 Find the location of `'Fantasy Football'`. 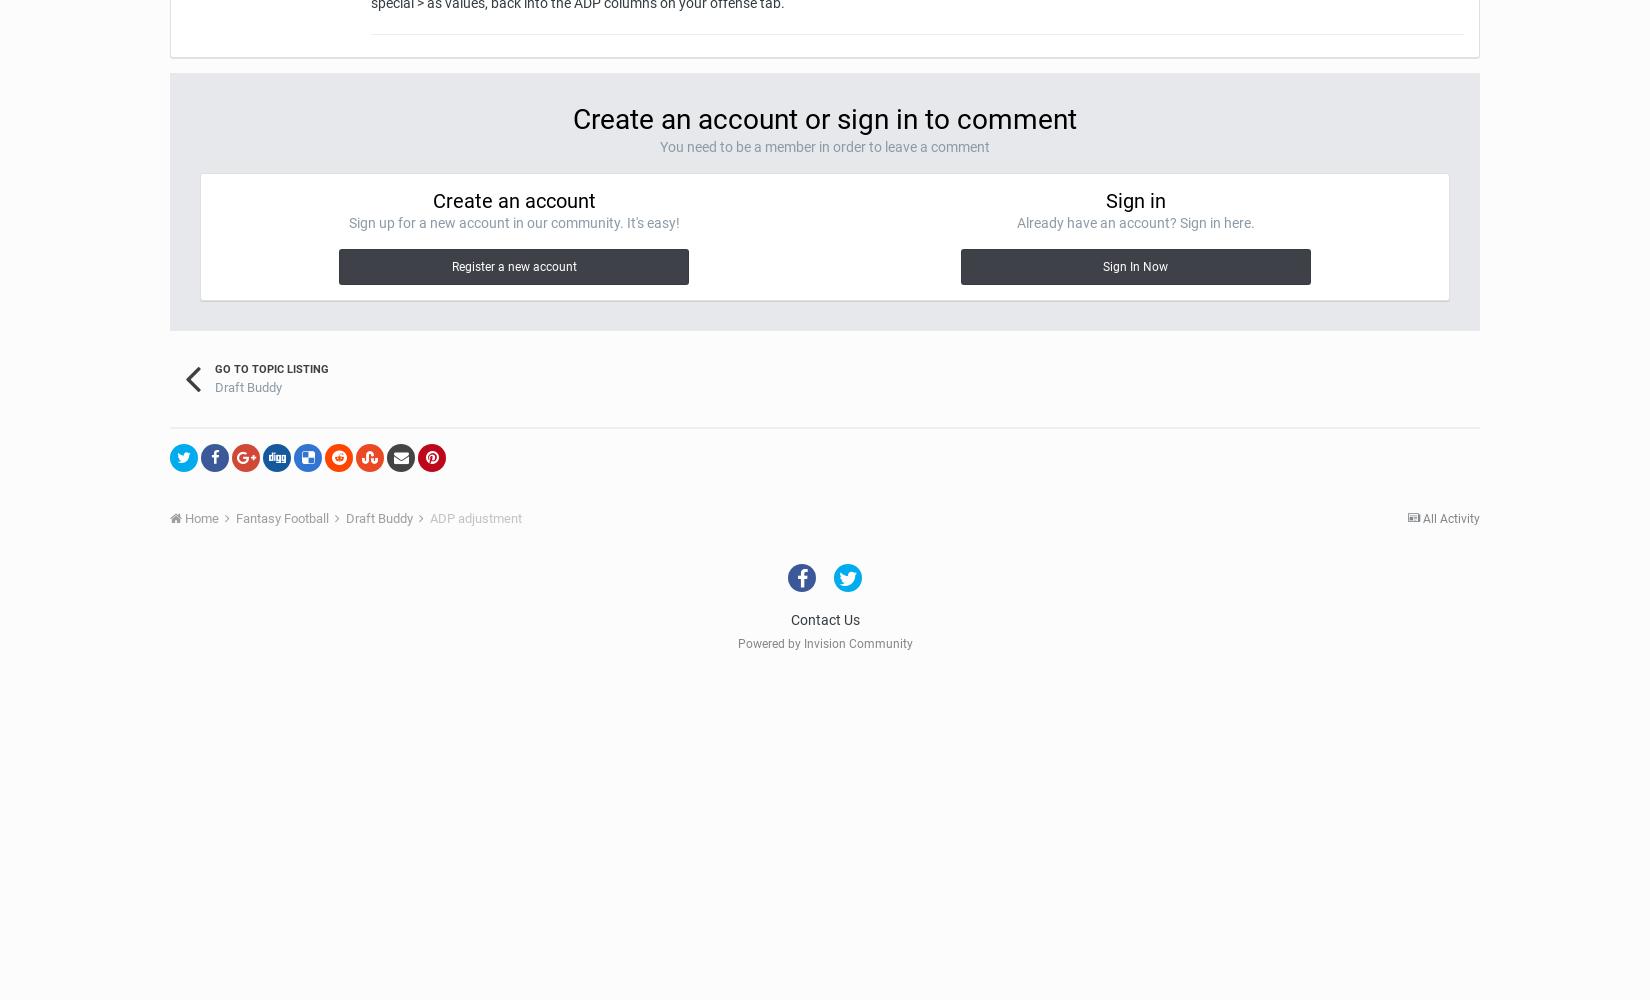

'Fantasy Football' is located at coordinates (283, 518).